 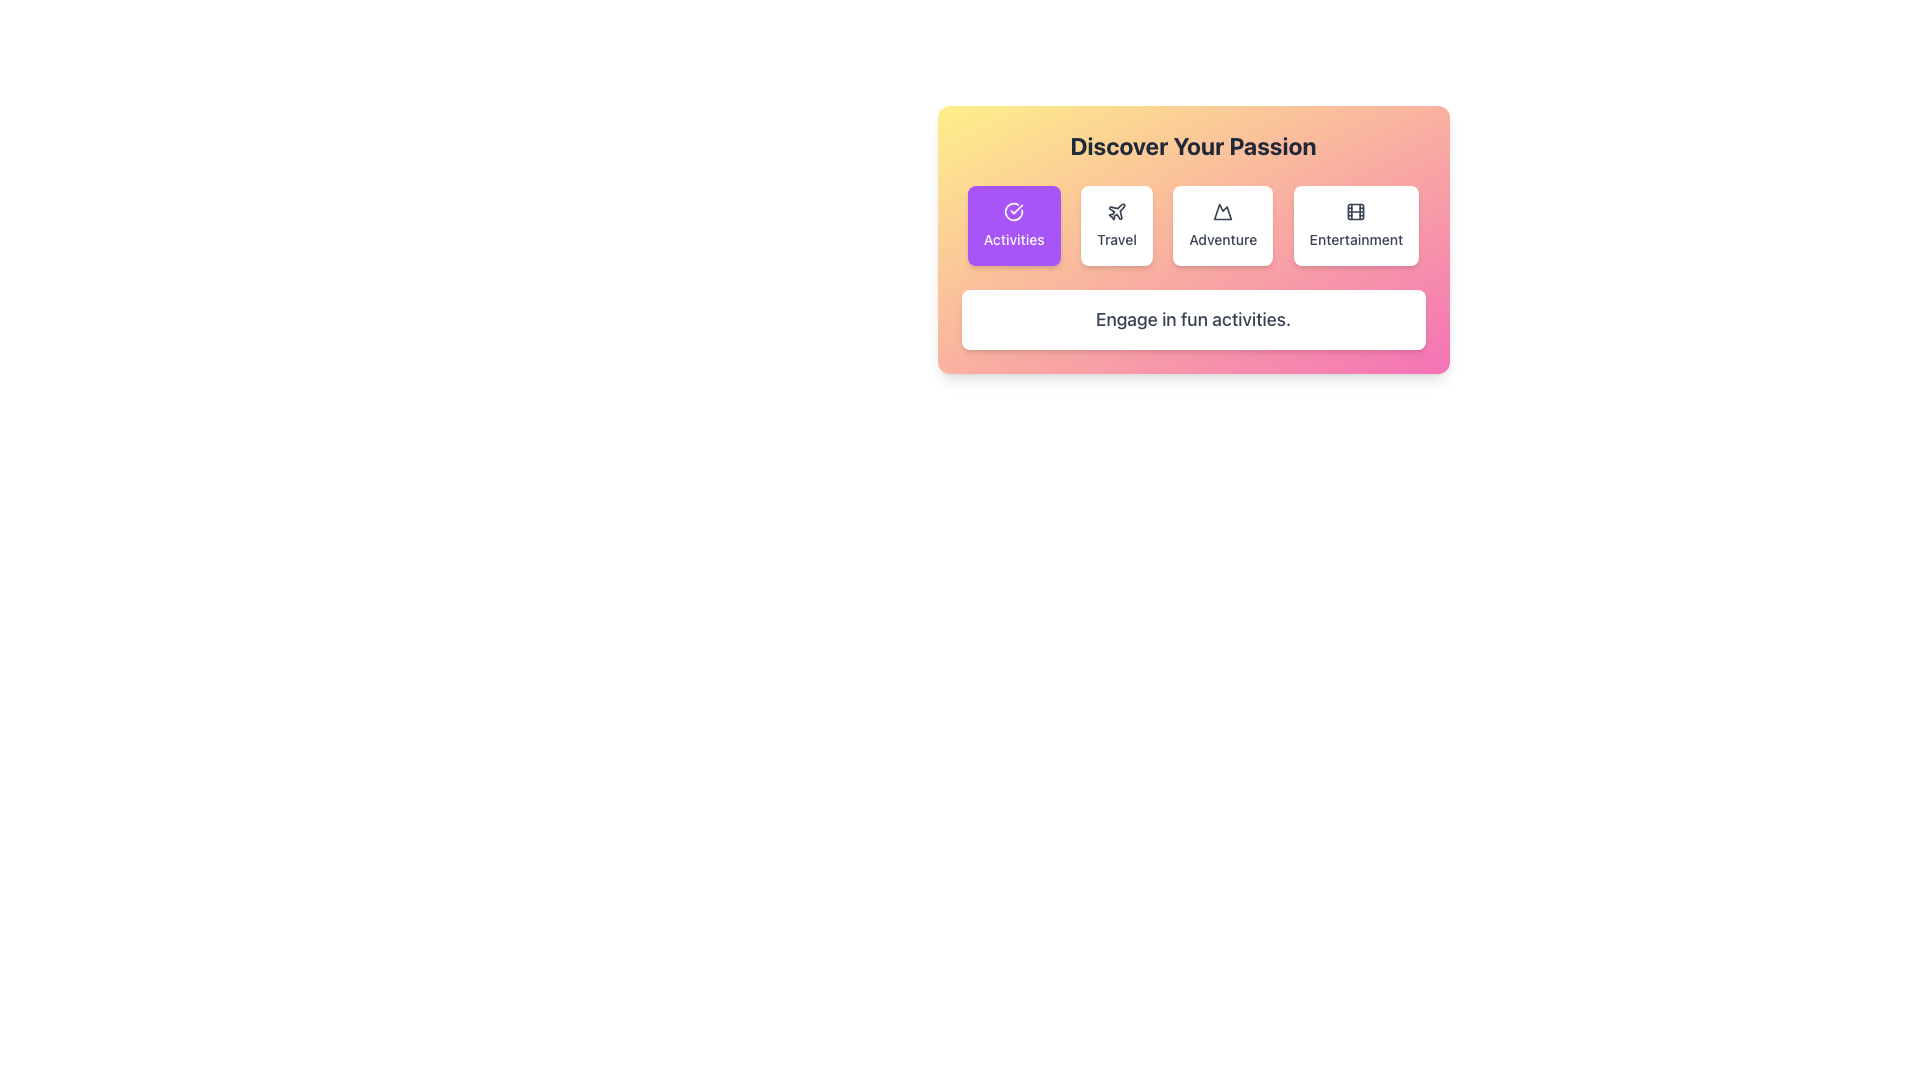 I want to click on the centered header text 'Discover Your Passion', which is displayed in a bold and large font with a dark gray color against a gradient background of yellow-to-pink hues, so click(x=1193, y=145).